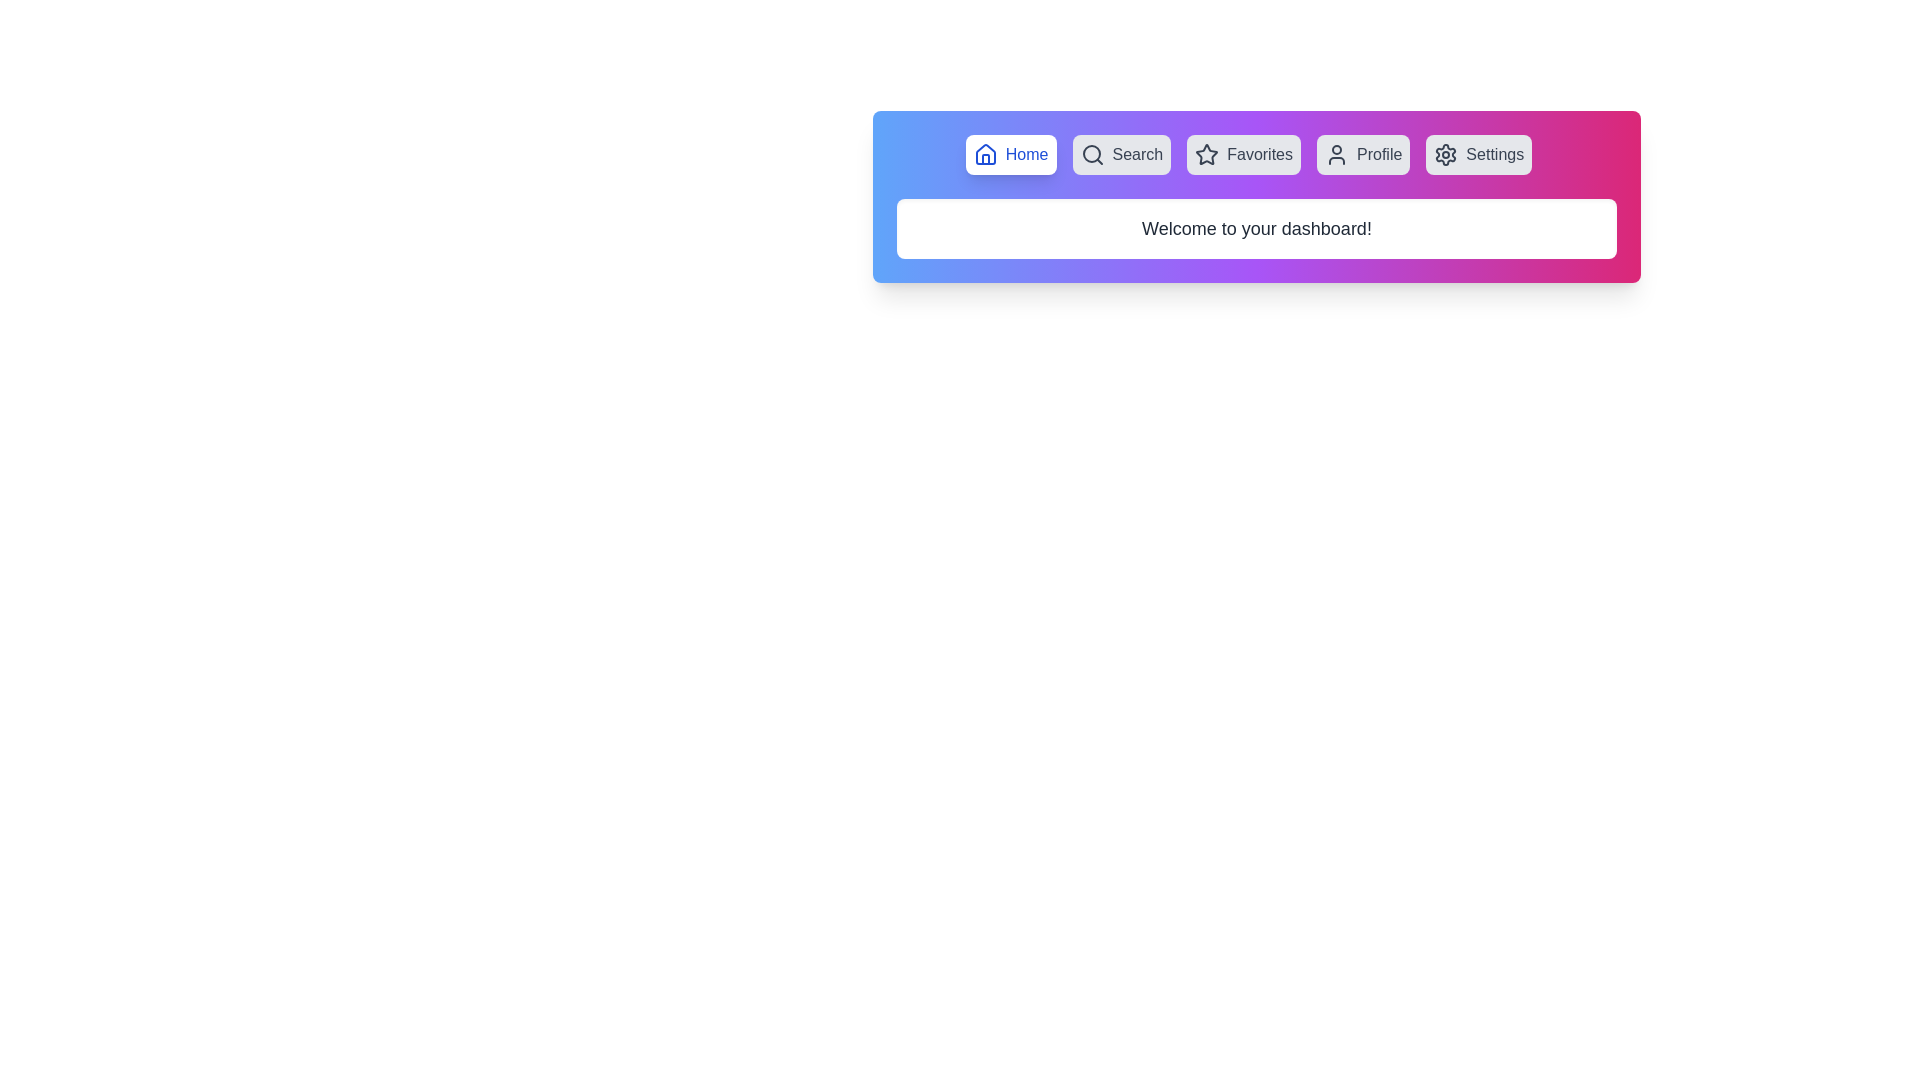 Image resolution: width=1920 pixels, height=1080 pixels. What do you see at coordinates (1479, 153) in the screenshot?
I see `the 'Settings' button, which features a gear icon and is located` at bounding box center [1479, 153].